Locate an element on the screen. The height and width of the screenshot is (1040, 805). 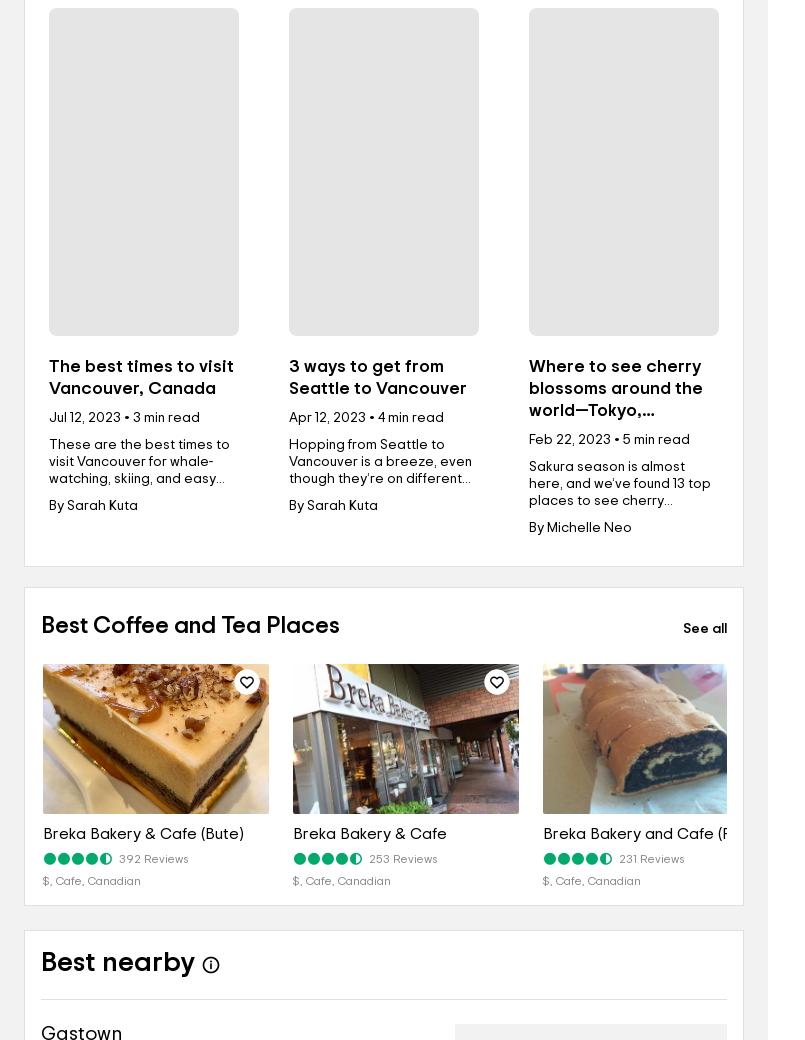
'231 Reviews' is located at coordinates (650, 858).